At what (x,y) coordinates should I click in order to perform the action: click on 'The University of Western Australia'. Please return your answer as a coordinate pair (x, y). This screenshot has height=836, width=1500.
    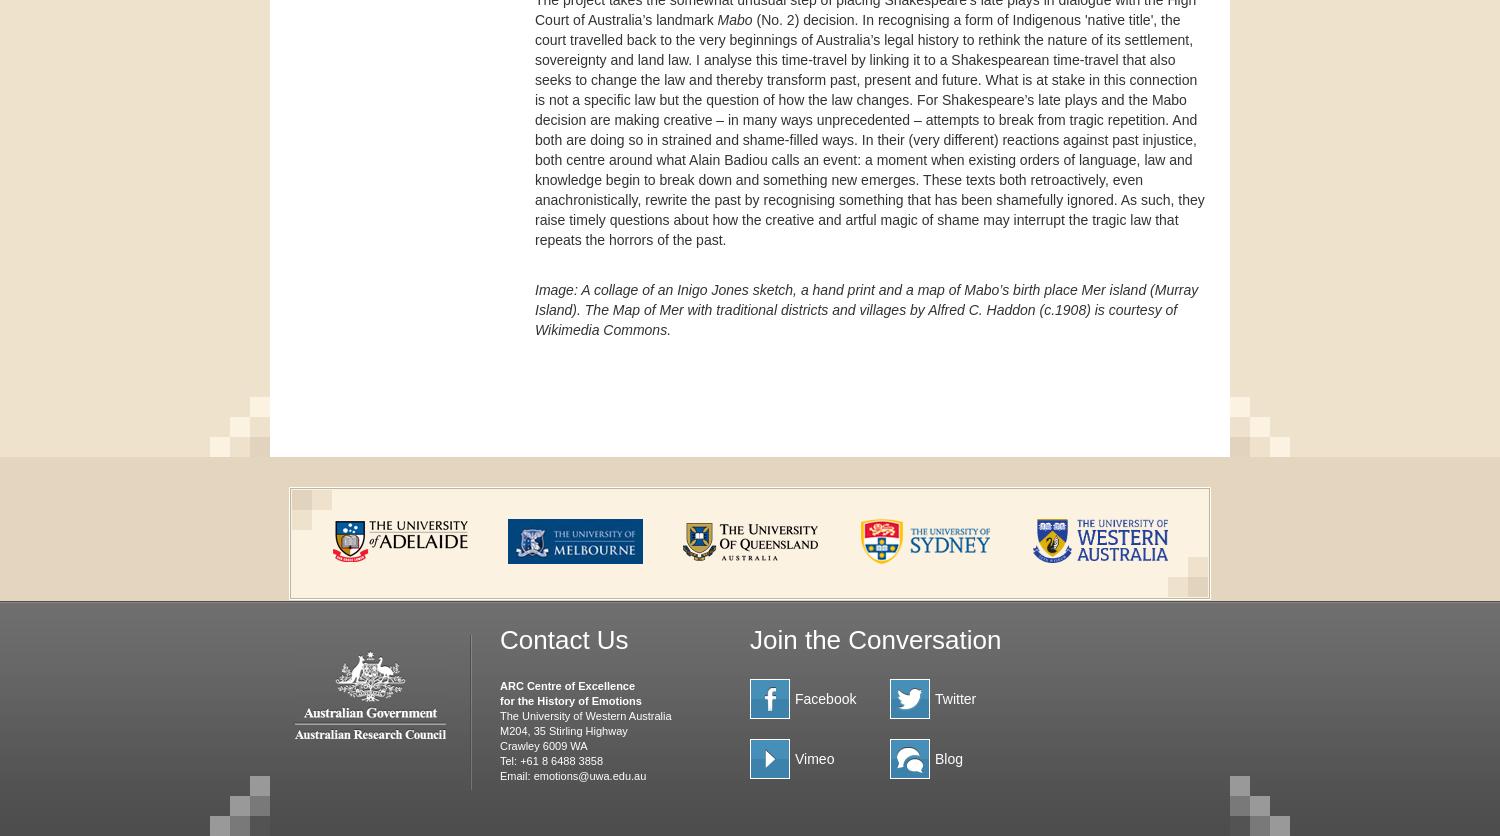
    Looking at the image, I should click on (584, 715).